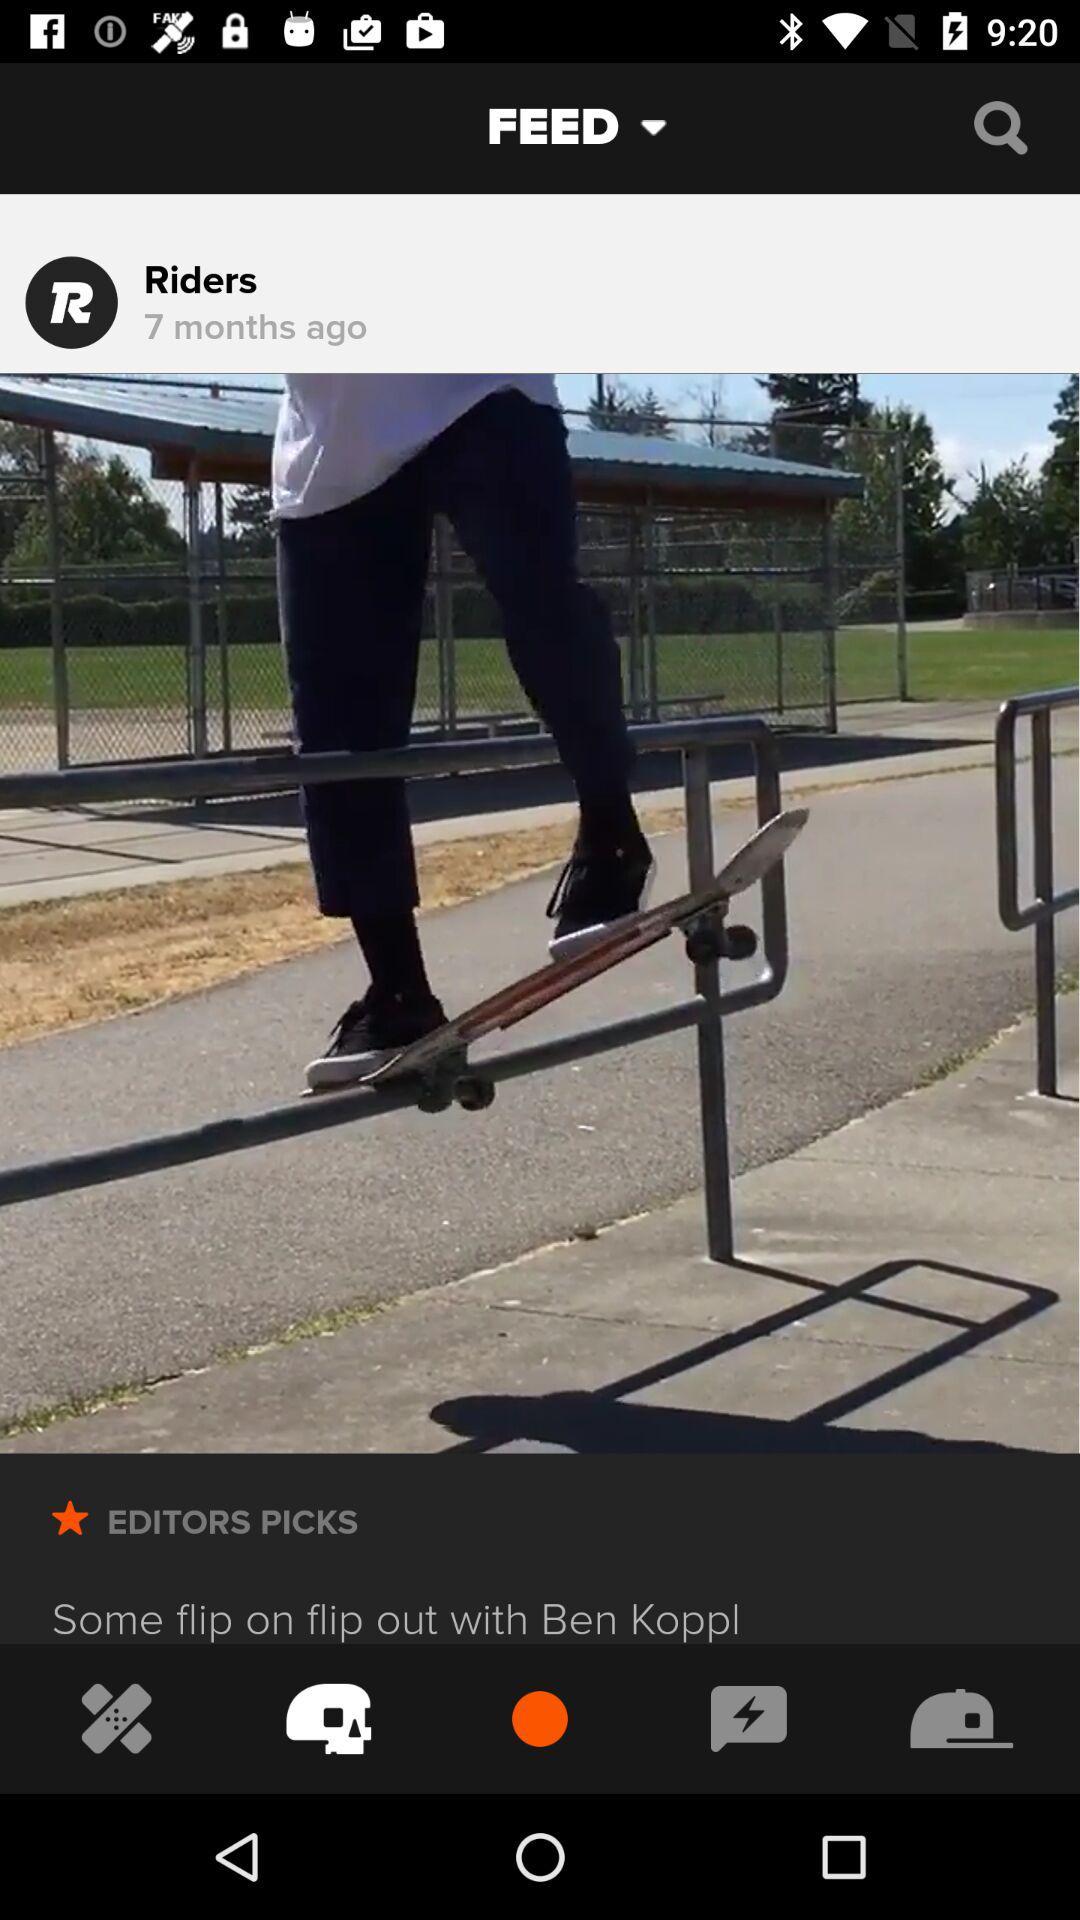 The width and height of the screenshot is (1080, 1920). What do you see at coordinates (749, 1717) in the screenshot?
I see `get in touch` at bounding box center [749, 1717].